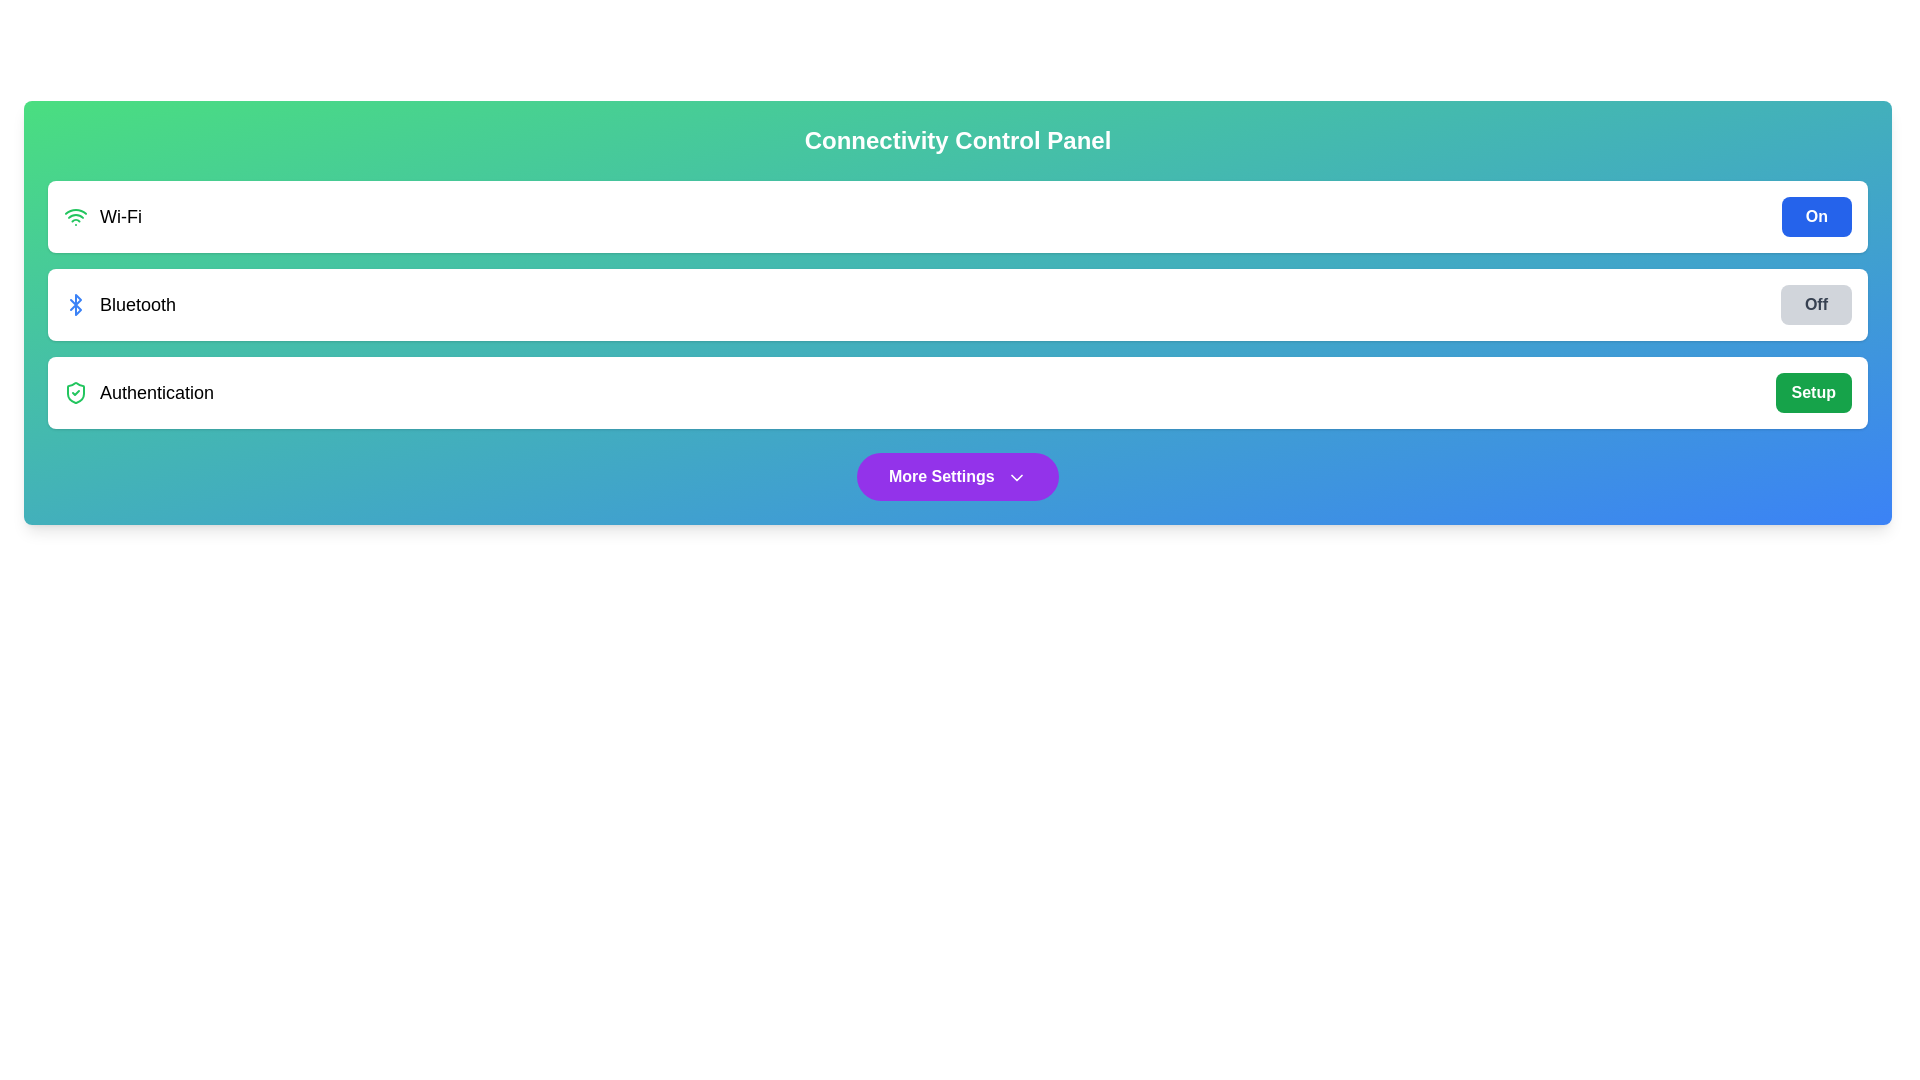 This screenshot has width=1920, height=1080. Describe the element at coordinates (101, 216) in the screenshot. I see `text 'Wi-Fi' which is styled in bold and located next to a green Wi-Fi icon in the connectivity options section` at that location.